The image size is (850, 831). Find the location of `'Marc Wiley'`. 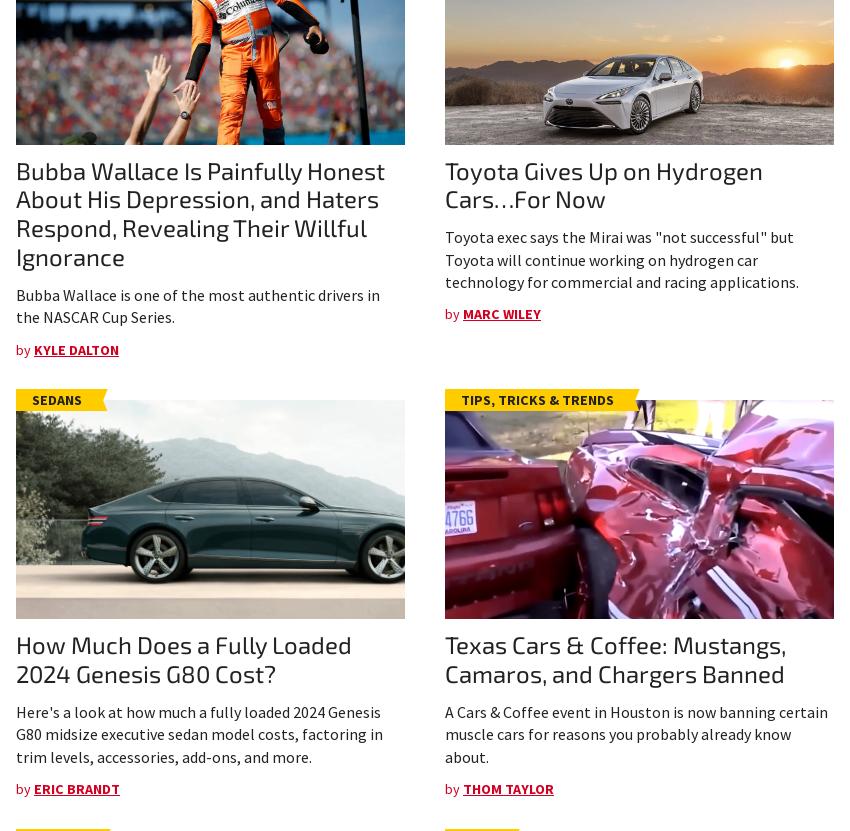

'Marc Wiley' is located at coordinates (502, 314).